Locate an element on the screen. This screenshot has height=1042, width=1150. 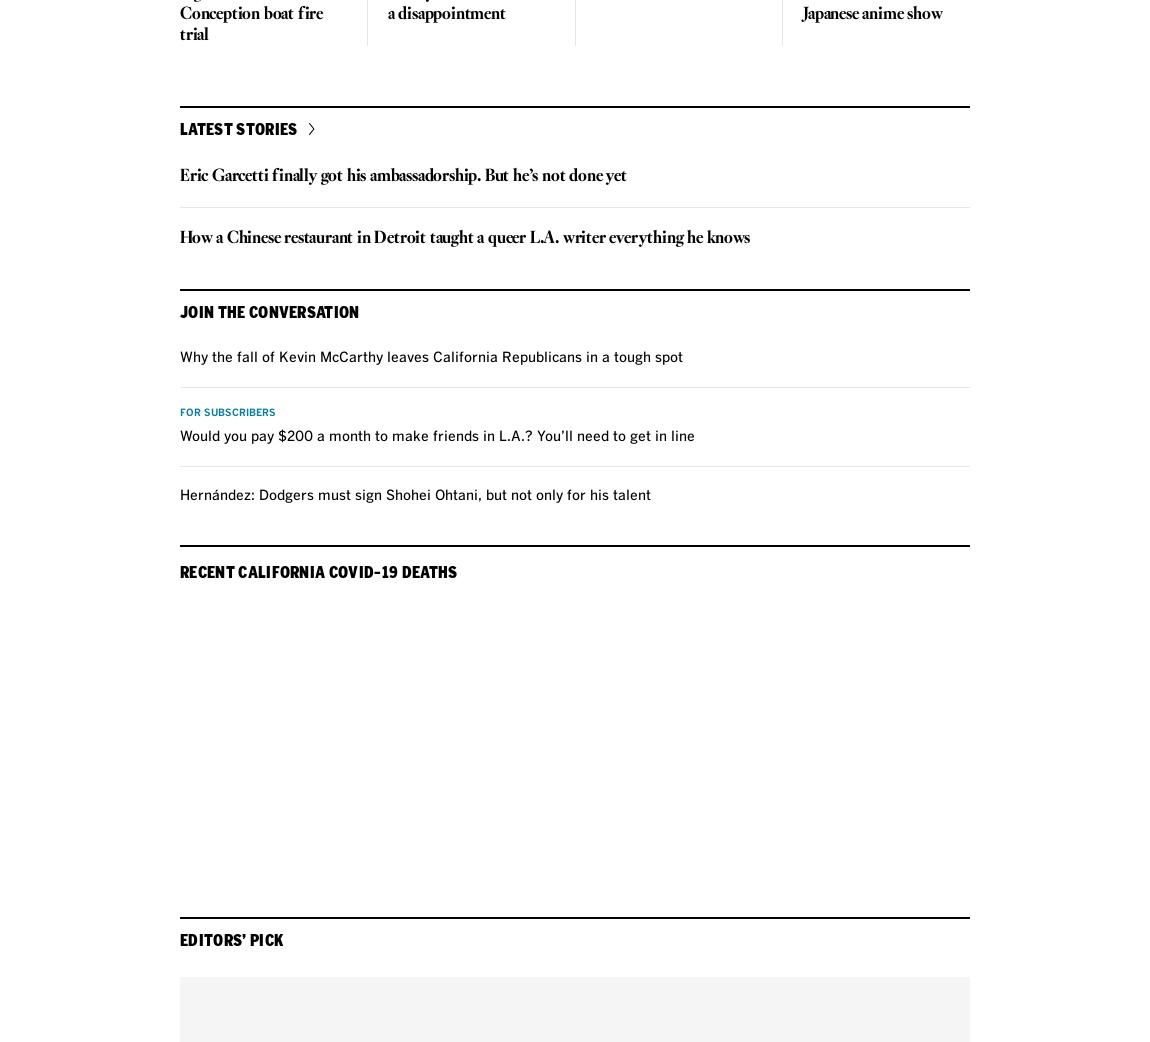
'For Subscribers' is located at coordinates (227, 412).